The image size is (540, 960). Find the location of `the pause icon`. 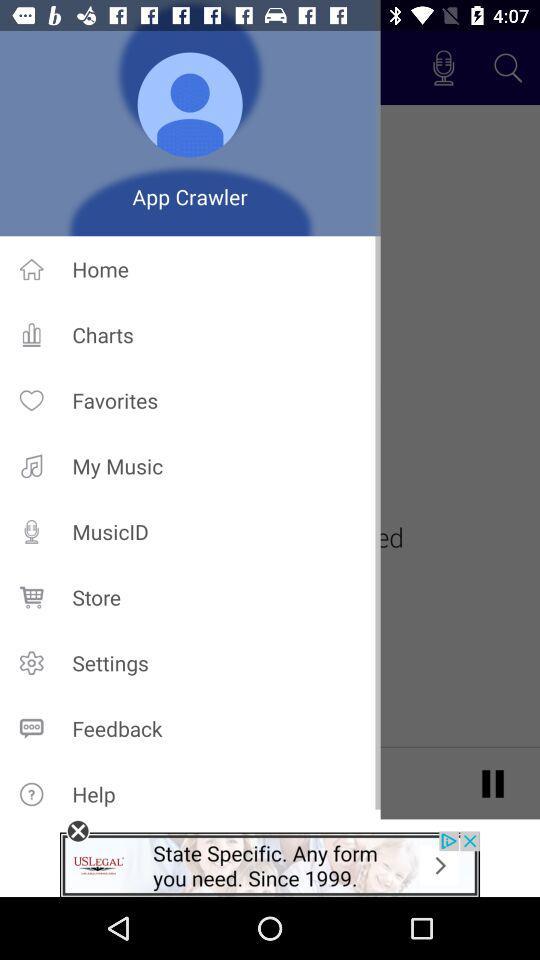

the pause icon is located at coordinates (492, 782).